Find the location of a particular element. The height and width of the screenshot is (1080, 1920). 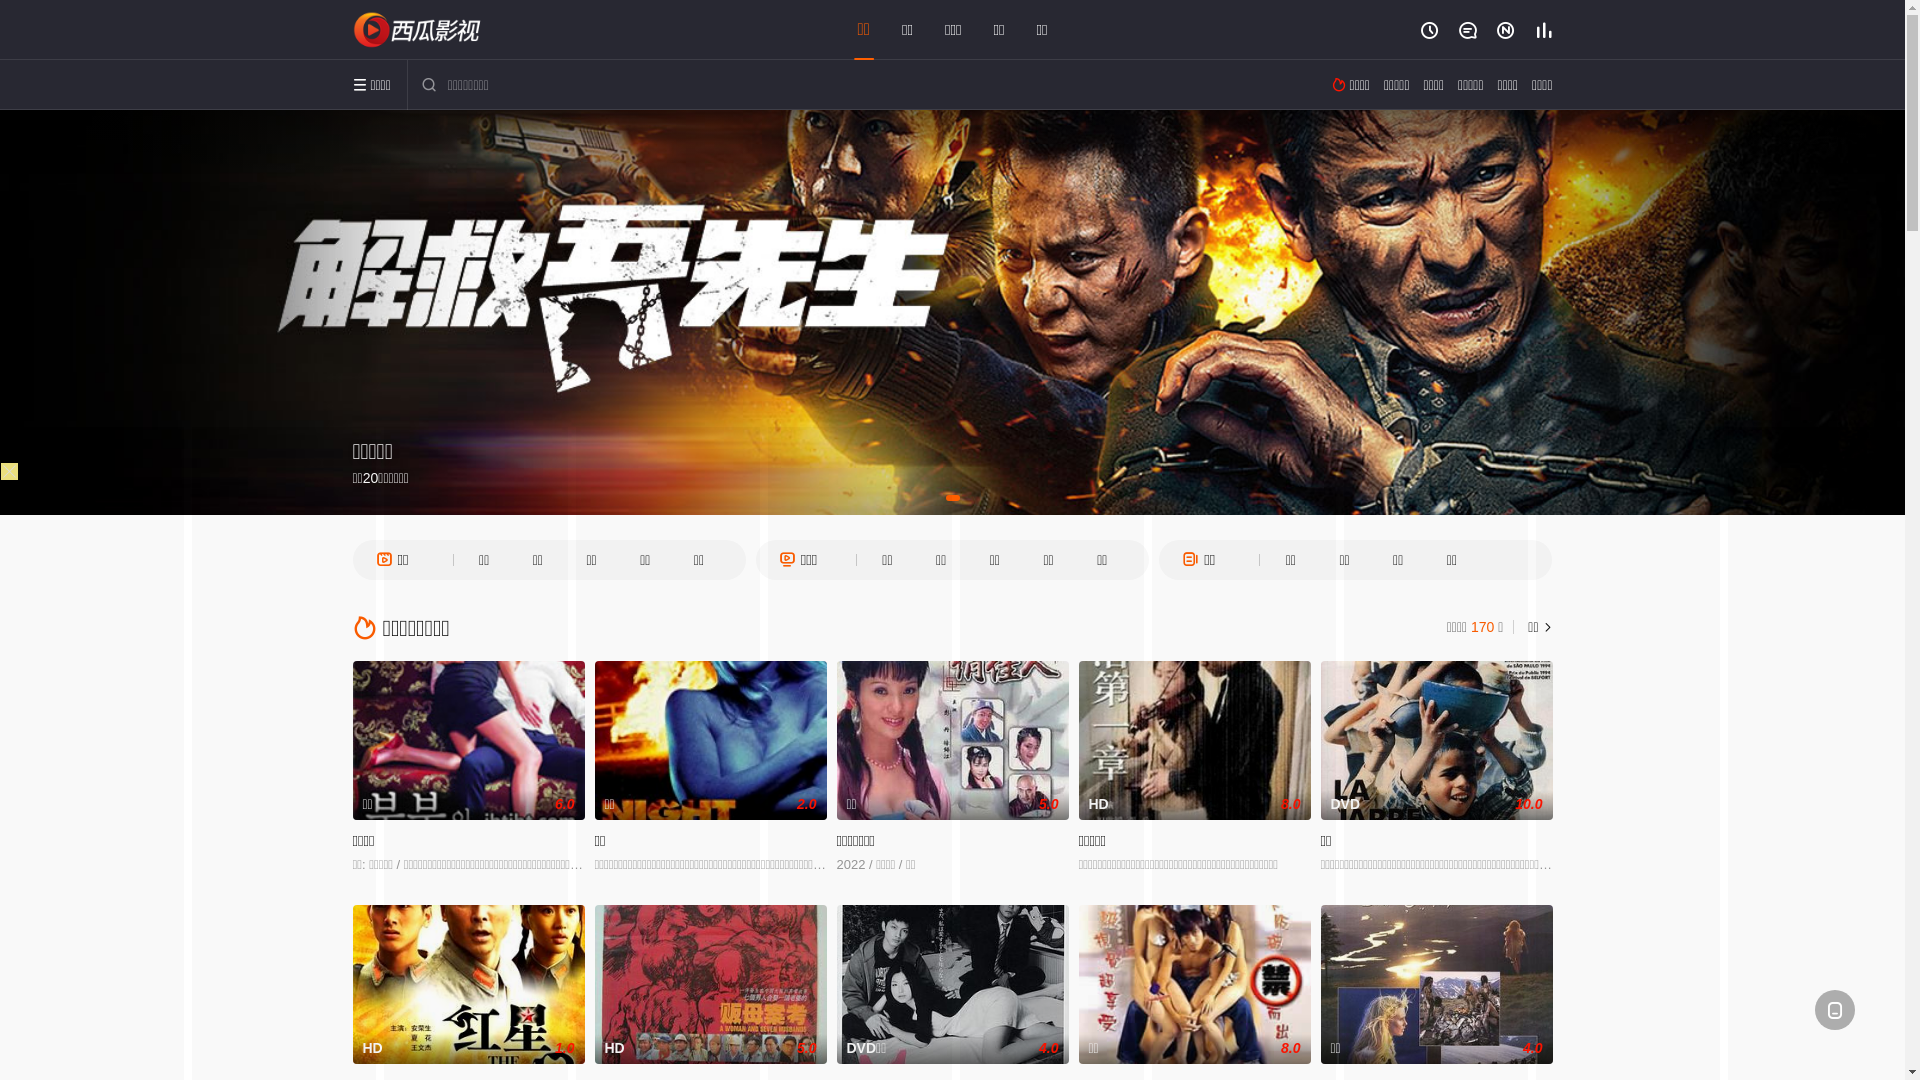

'HD is located at coordinates (1194, 740).